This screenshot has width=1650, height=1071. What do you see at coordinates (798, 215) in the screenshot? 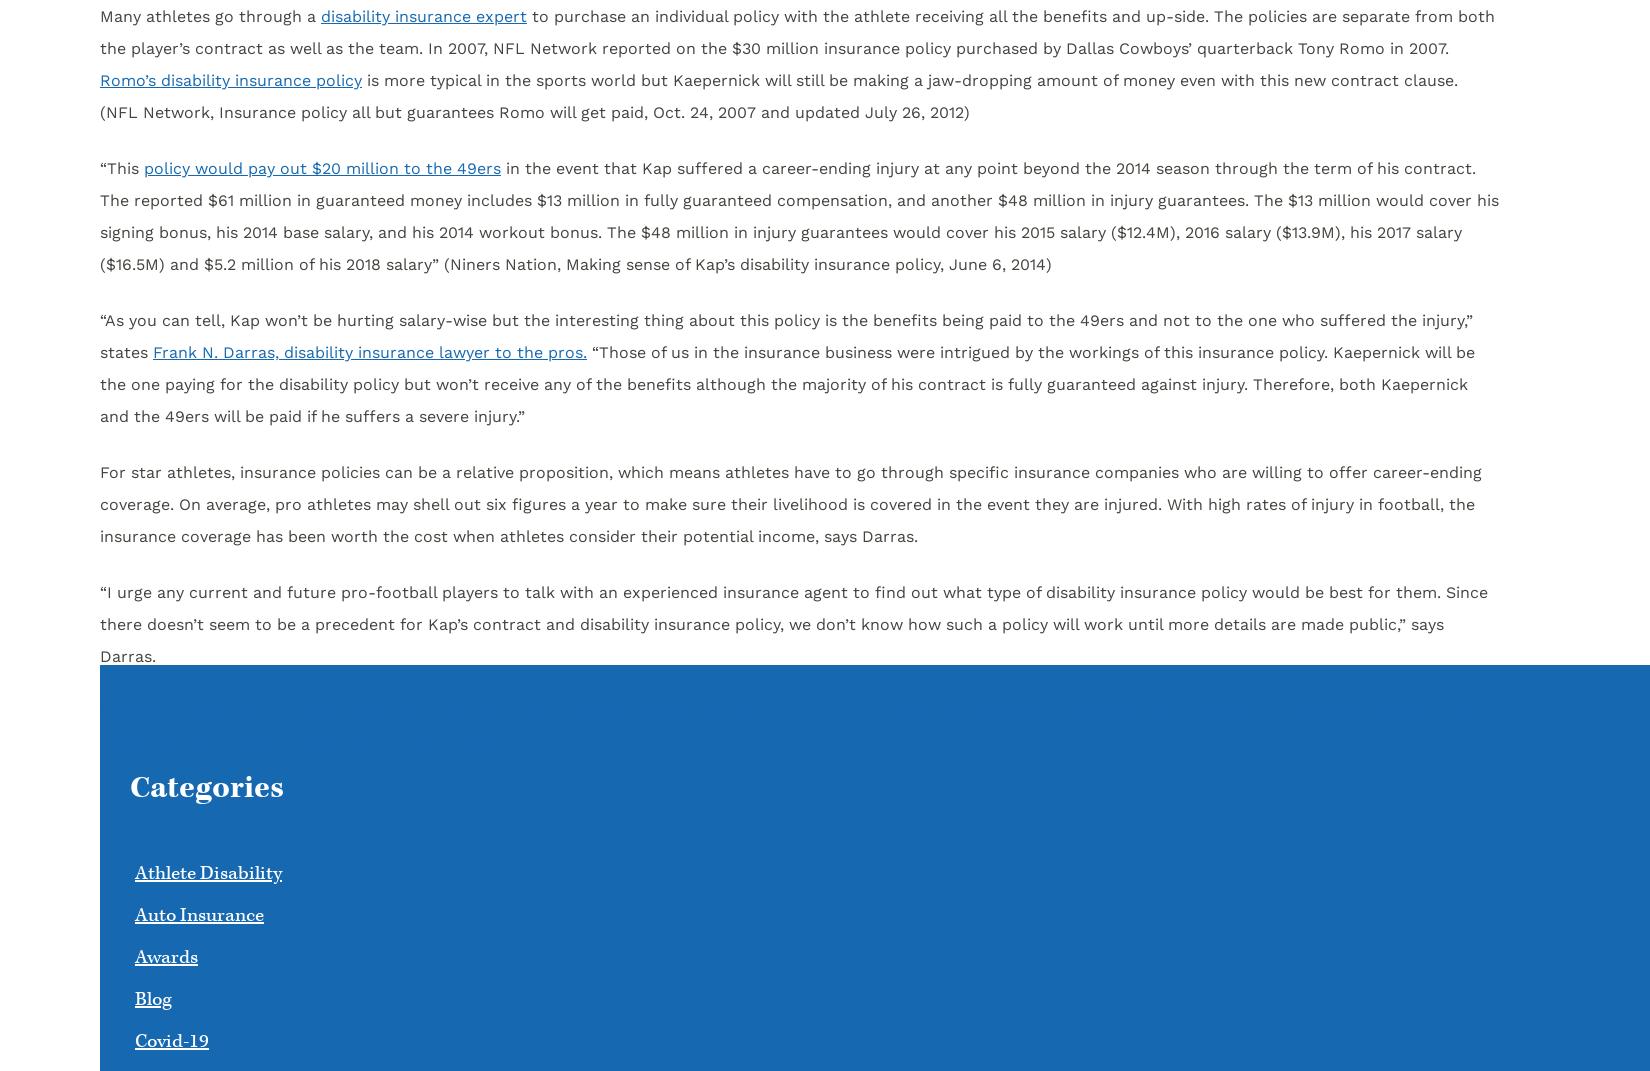
I see `'in the event that Kap suffered a career-ending injury at any point beyond the 2014 season through the term of his contract. The reported $61 million in guaranteed money includes $13 million in fully guaranteed compensation, and another $48 million in injury guarantees. The $13 million would cover his signing bonus, his 2014 base salary, and his 2014 workout bonus. The $48 million in injury guarantees would cover his 2015 salary ($12.4M), 2016 salary ($13.9M), his 2017 salary ($16.5M) and $5.2 million of his 2018 salary” (Niners Nation, Making sense of Kap’s disability insurance policy, June 6, 2014)'` at bounding box center [798, 215].